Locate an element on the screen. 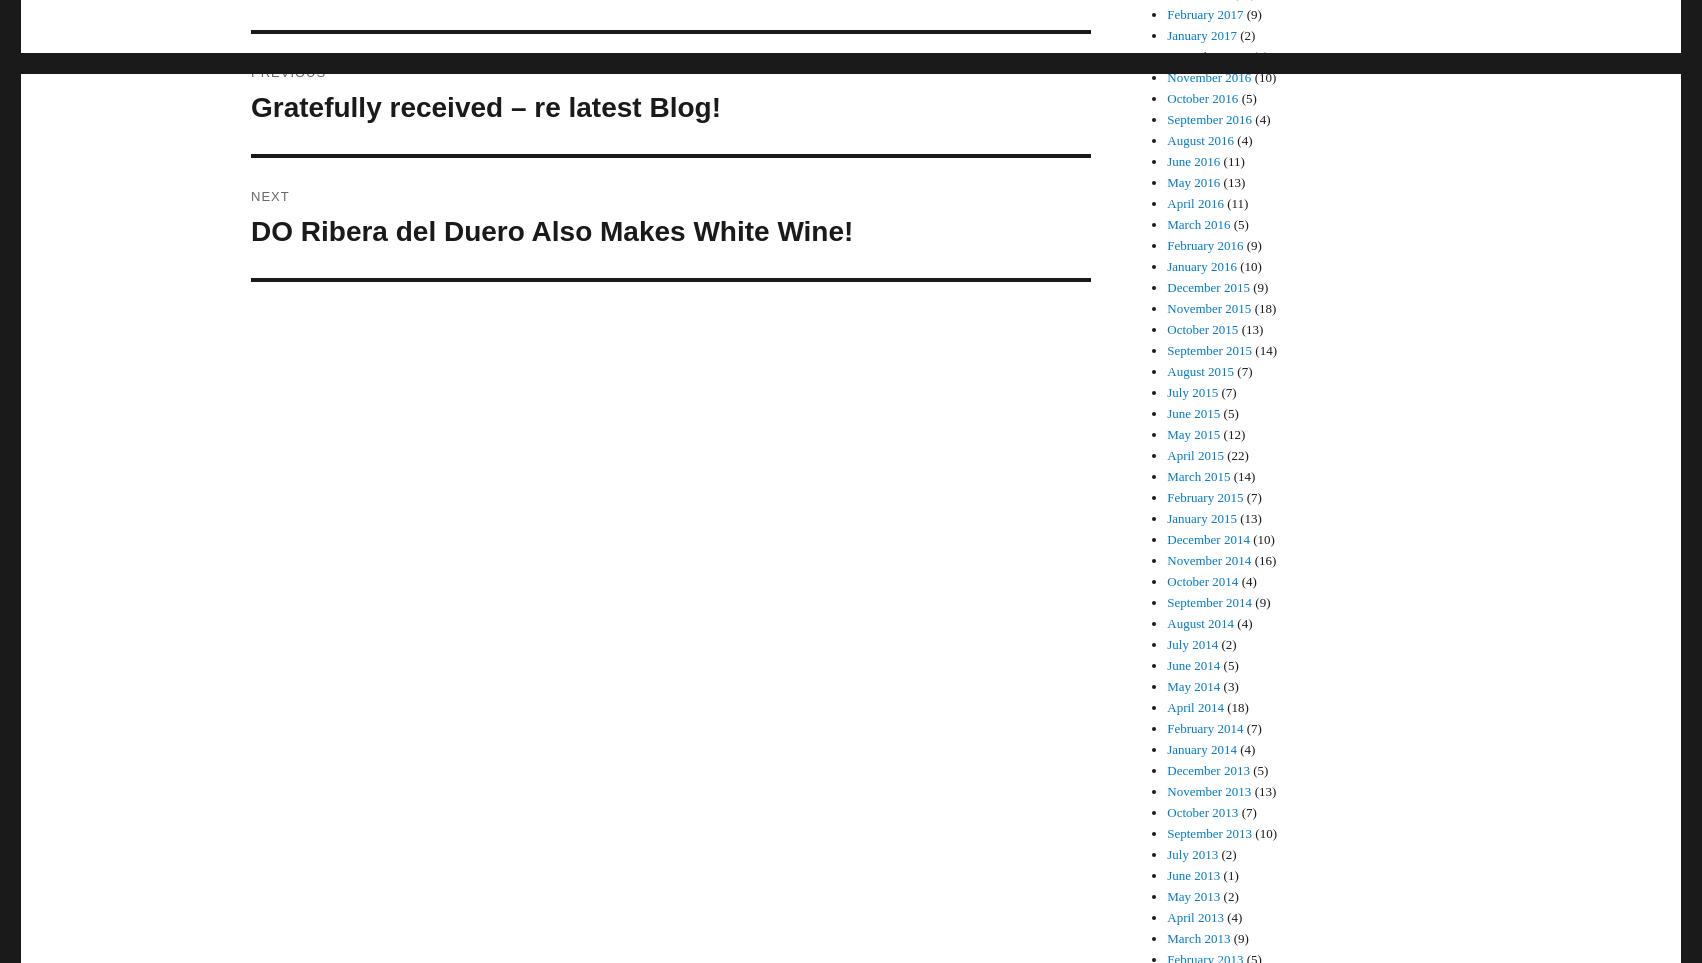  'April 2014' is located at coordinates (1194, 706).